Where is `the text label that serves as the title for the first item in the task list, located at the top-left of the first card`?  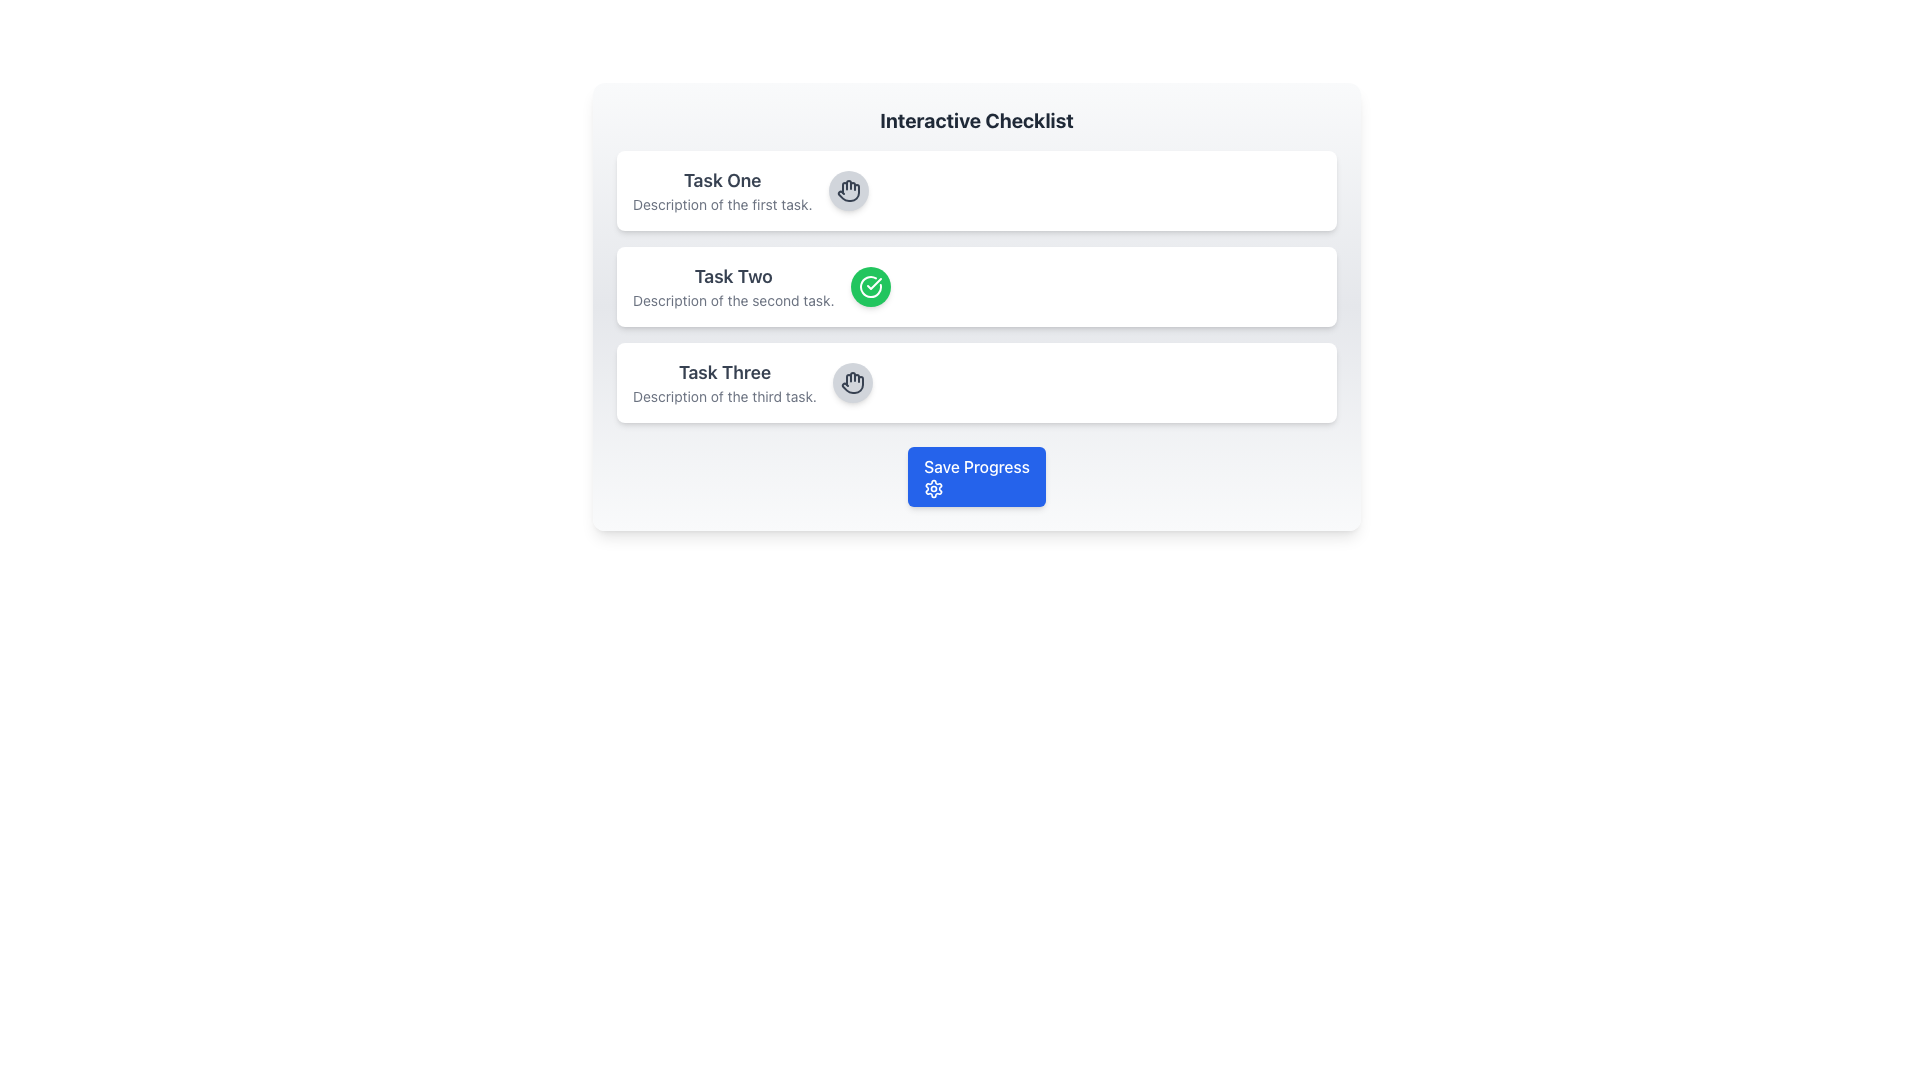
the text label that serves as the title for the first item in the task list, located at the top-left of the first card is located at coordinates (721, 181).